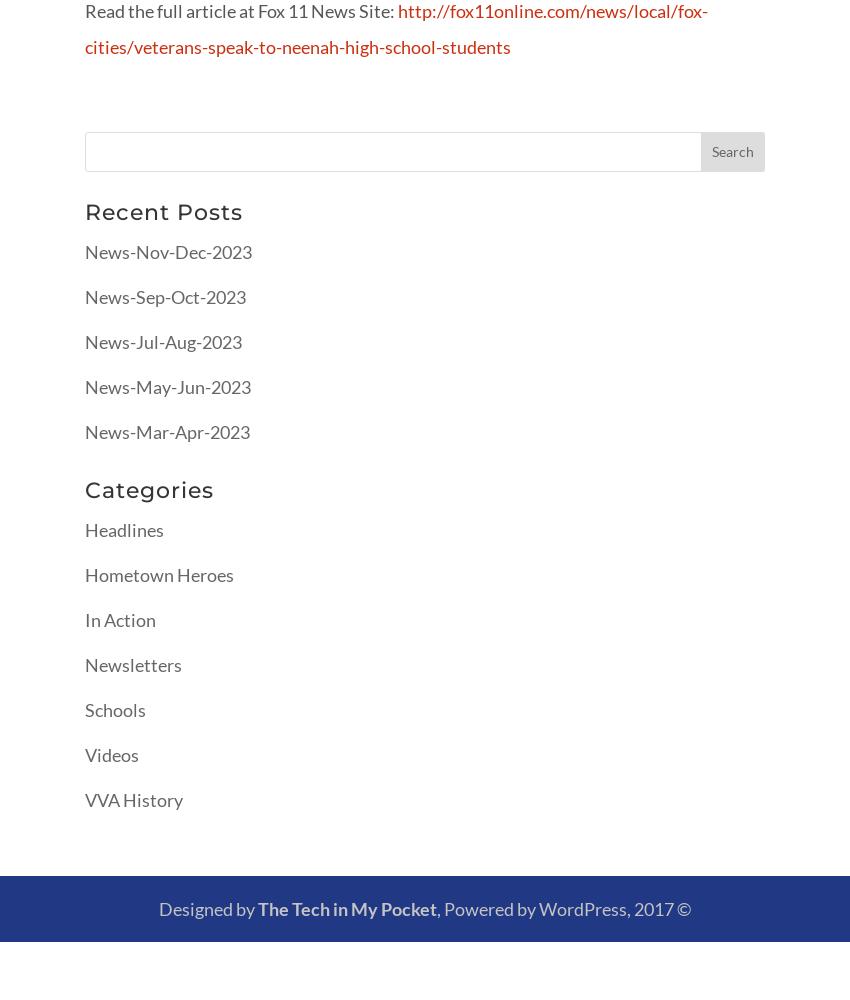  What do you see at coordinates (165, 296) in the screenshot?
I see `'News-Sep-Oct-2023'` at bounding box center [165, 296].